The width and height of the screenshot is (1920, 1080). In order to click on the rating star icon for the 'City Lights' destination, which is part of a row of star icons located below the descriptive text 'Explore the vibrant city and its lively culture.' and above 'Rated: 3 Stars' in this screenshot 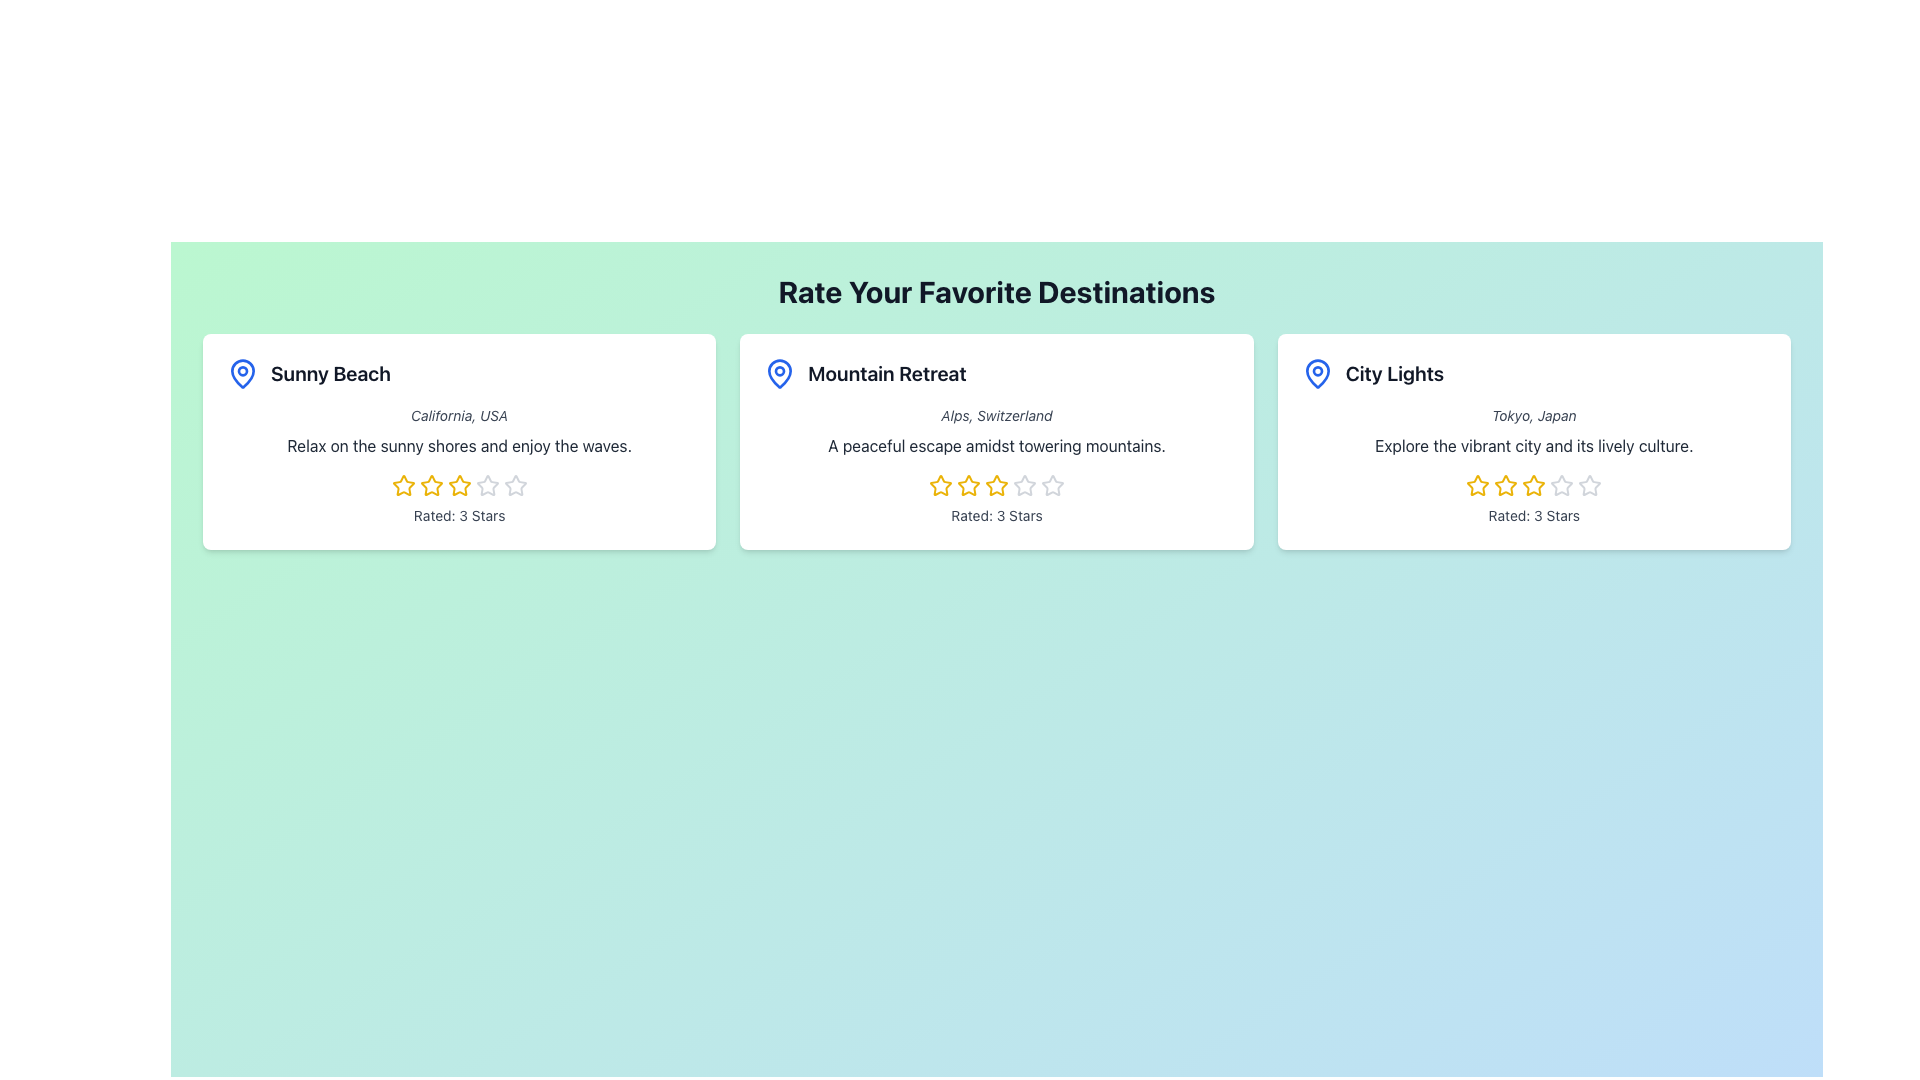, I will do `click(1533, 486)`.